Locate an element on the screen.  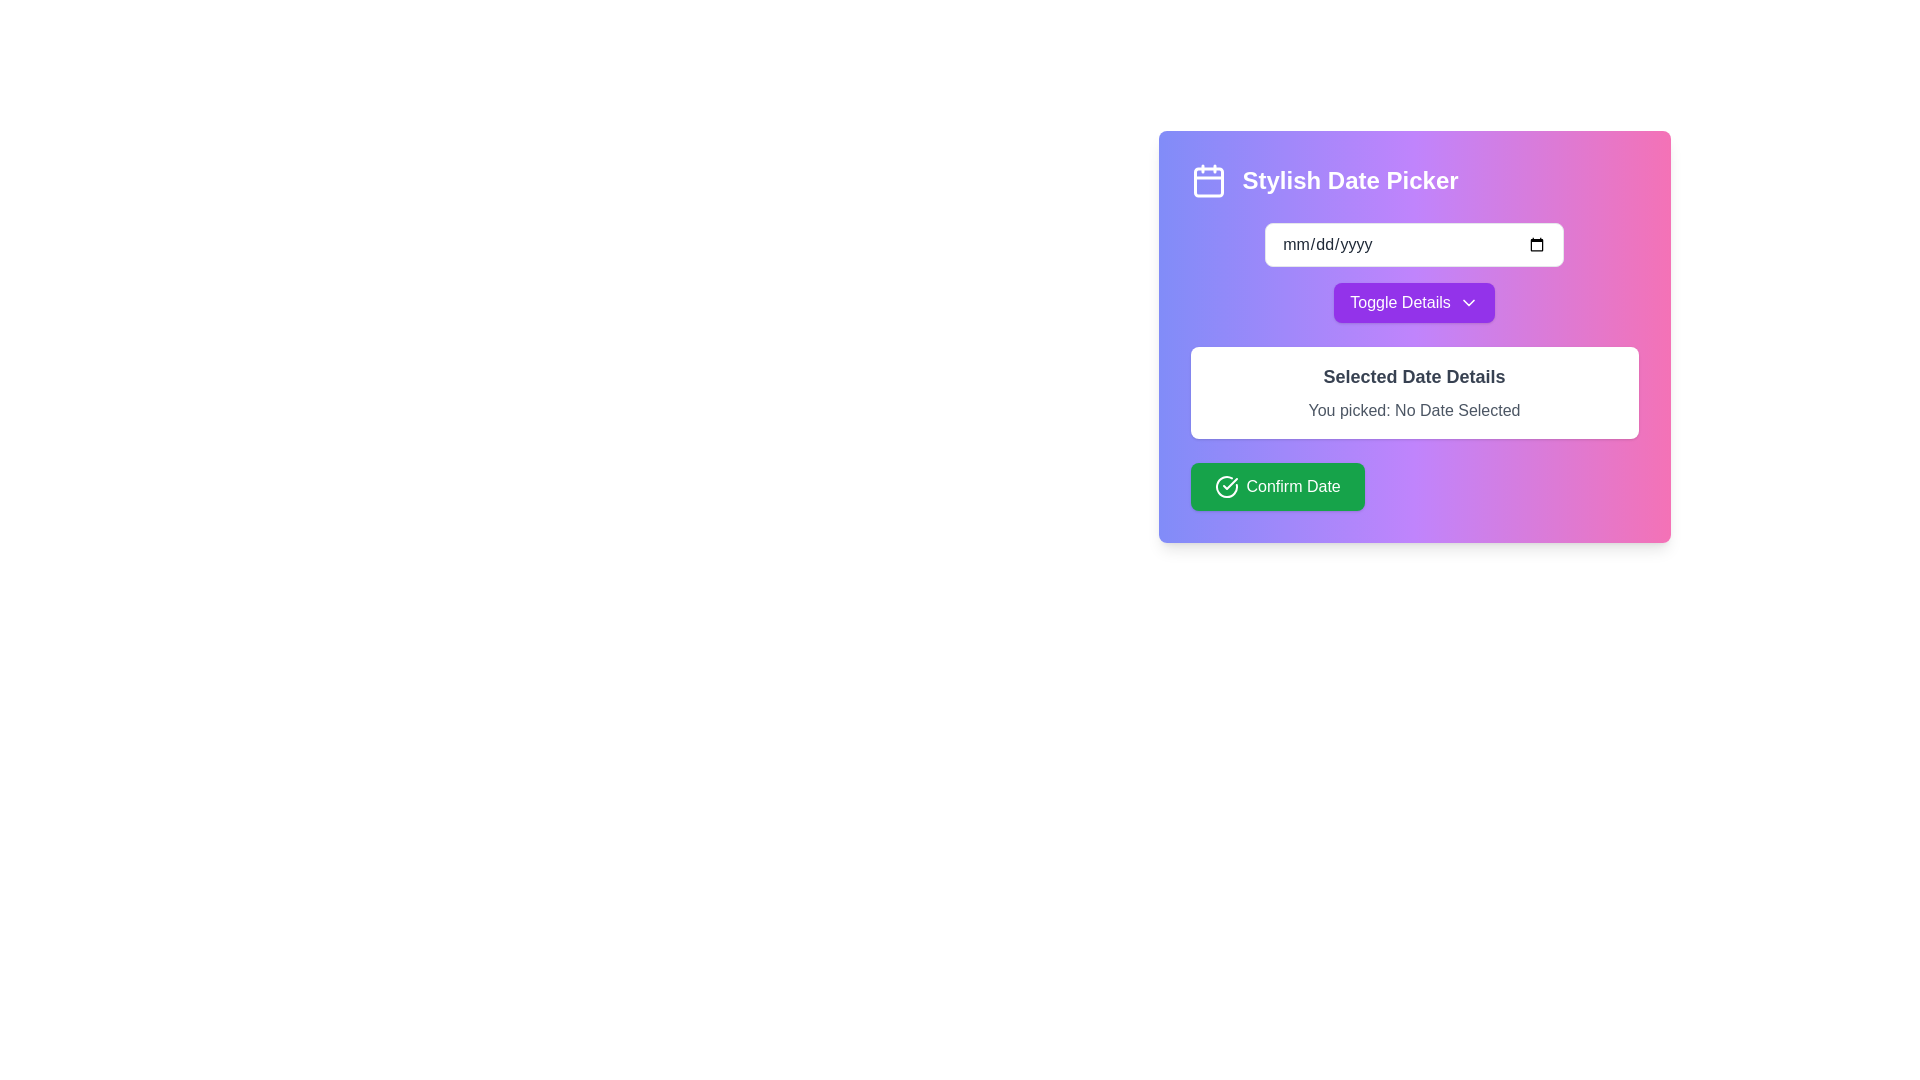
the calendar icon located on the far left of the 'Stylish Date Picker' component is located at coordinates (1207, 181).